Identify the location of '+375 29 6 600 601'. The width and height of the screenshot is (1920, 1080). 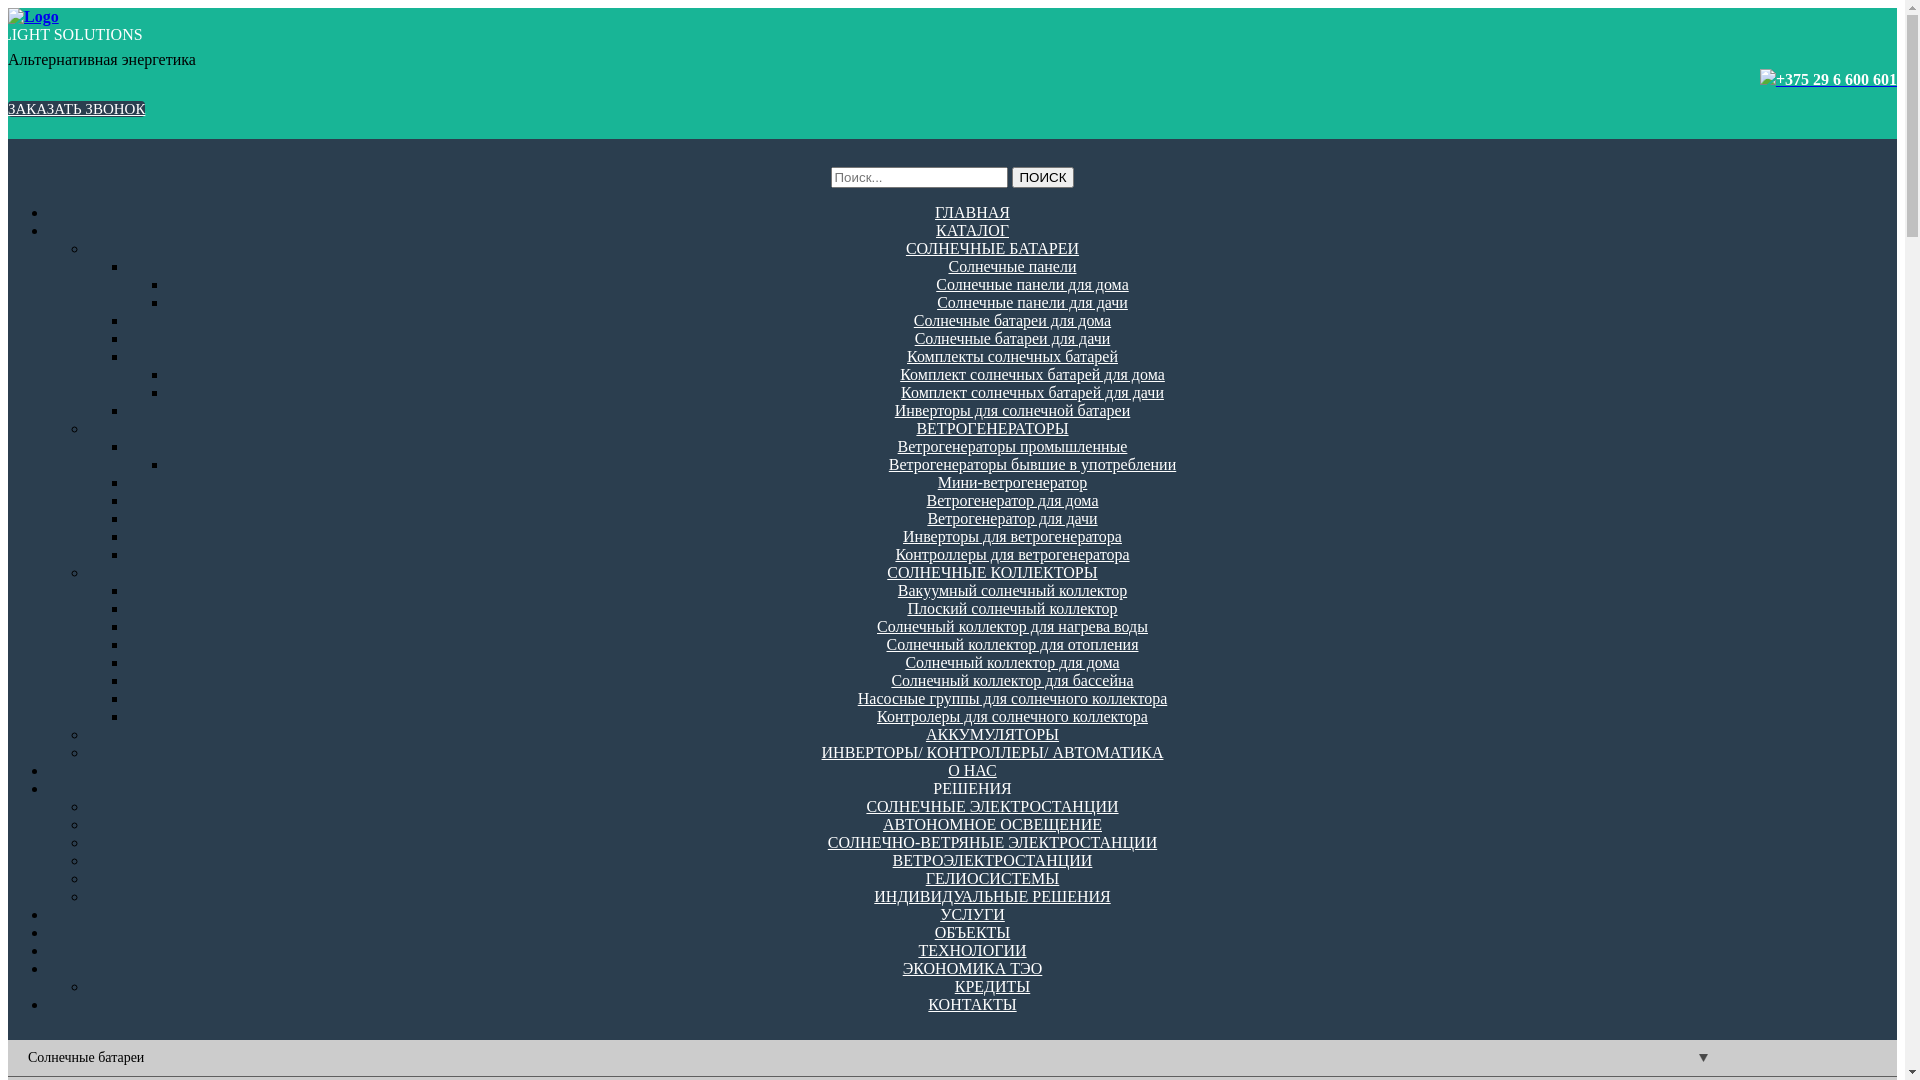
(1836, 78).